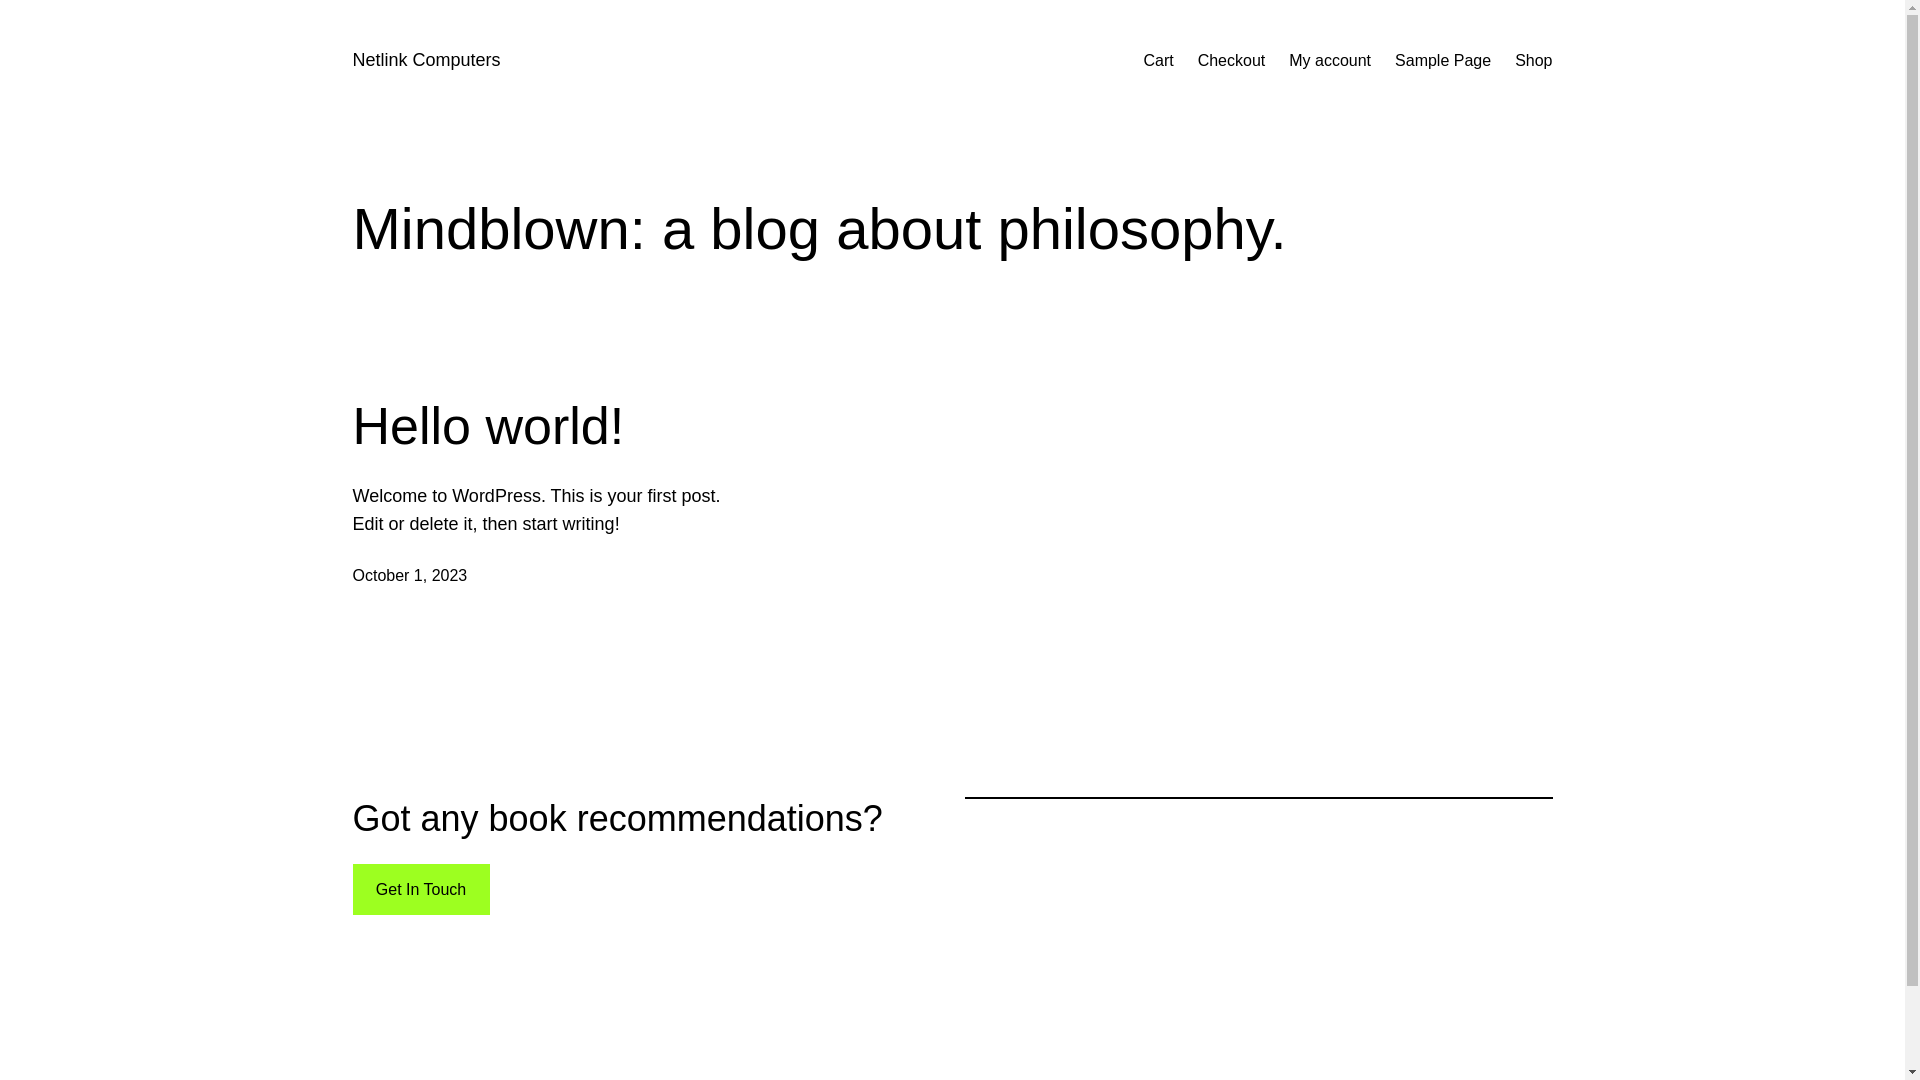 The image size is (1920, 1080). What do you see at coordinates (425, 59) in the screenshot?
I see `'Netlink Computers'` at bounding box center [425, 59].